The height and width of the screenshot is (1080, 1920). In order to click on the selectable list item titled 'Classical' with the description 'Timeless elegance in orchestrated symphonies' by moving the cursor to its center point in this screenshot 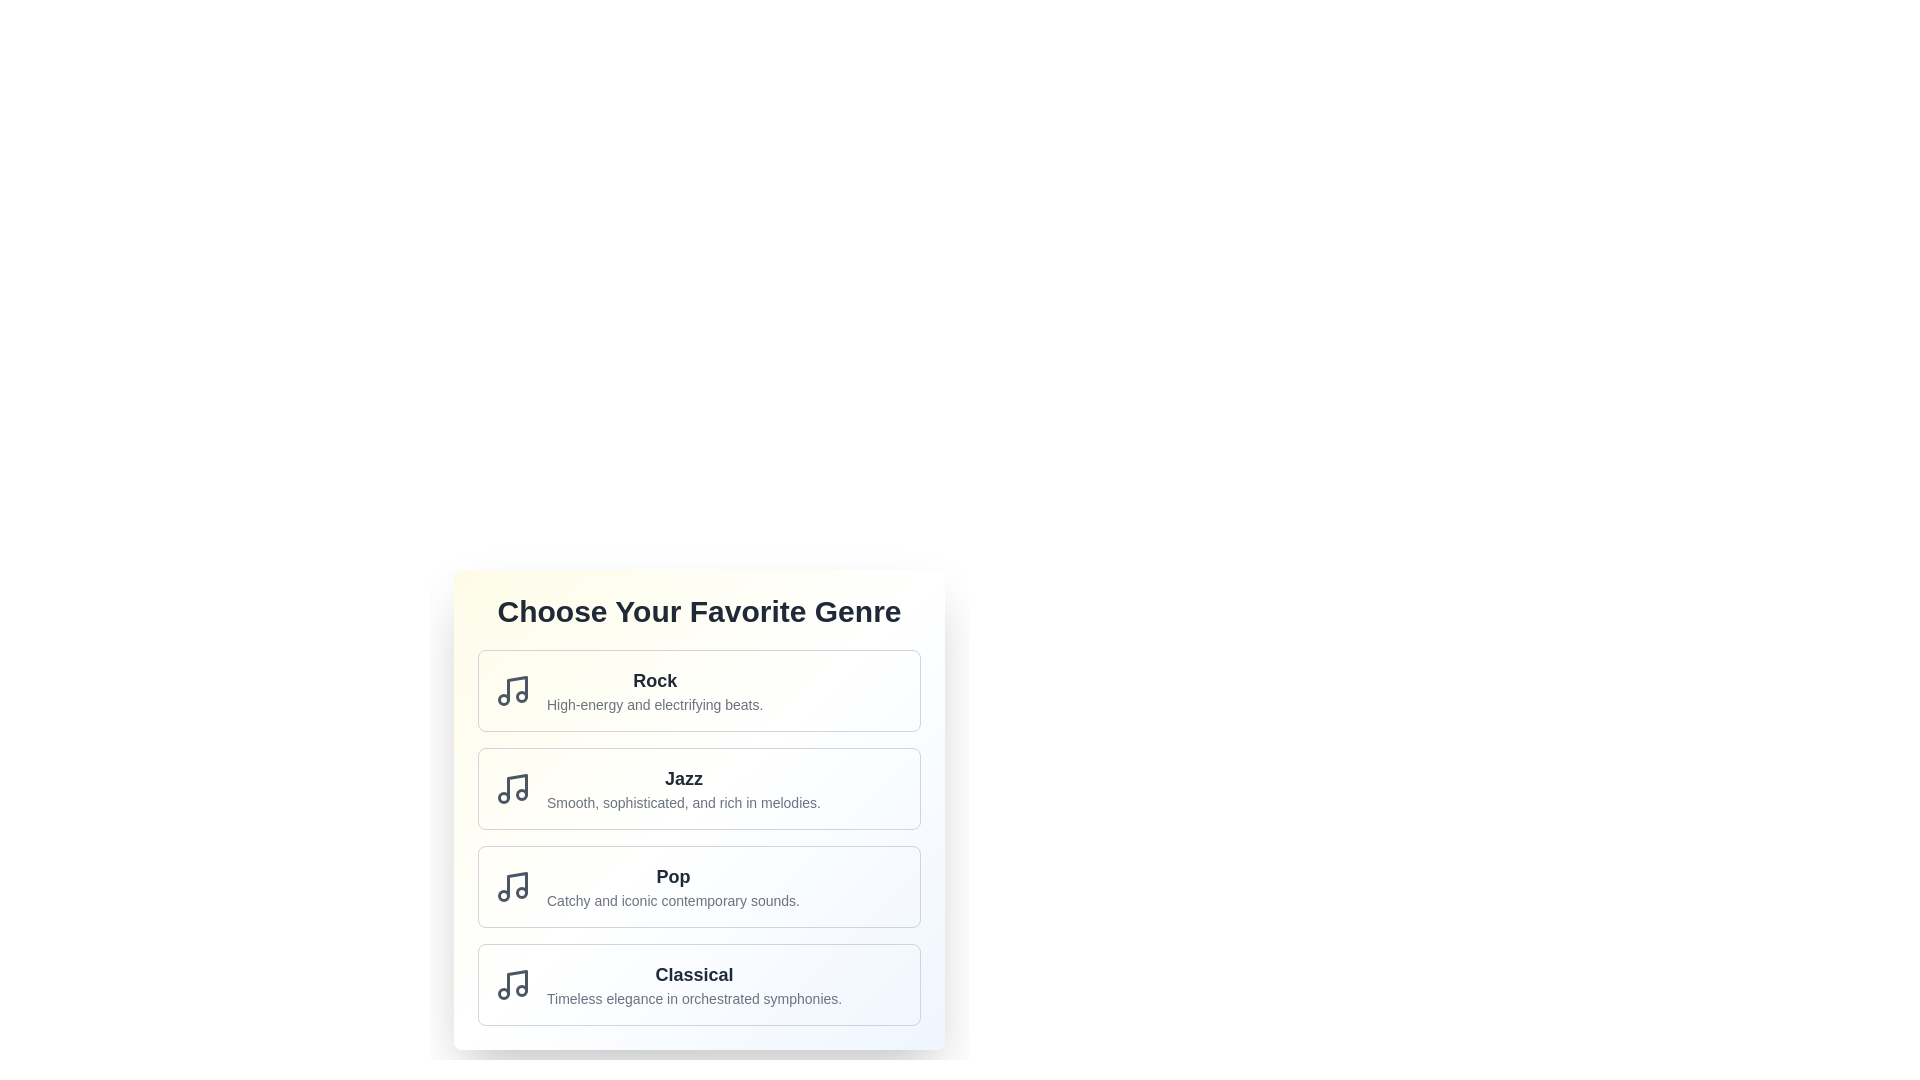, I will do `click(694, 983)`.